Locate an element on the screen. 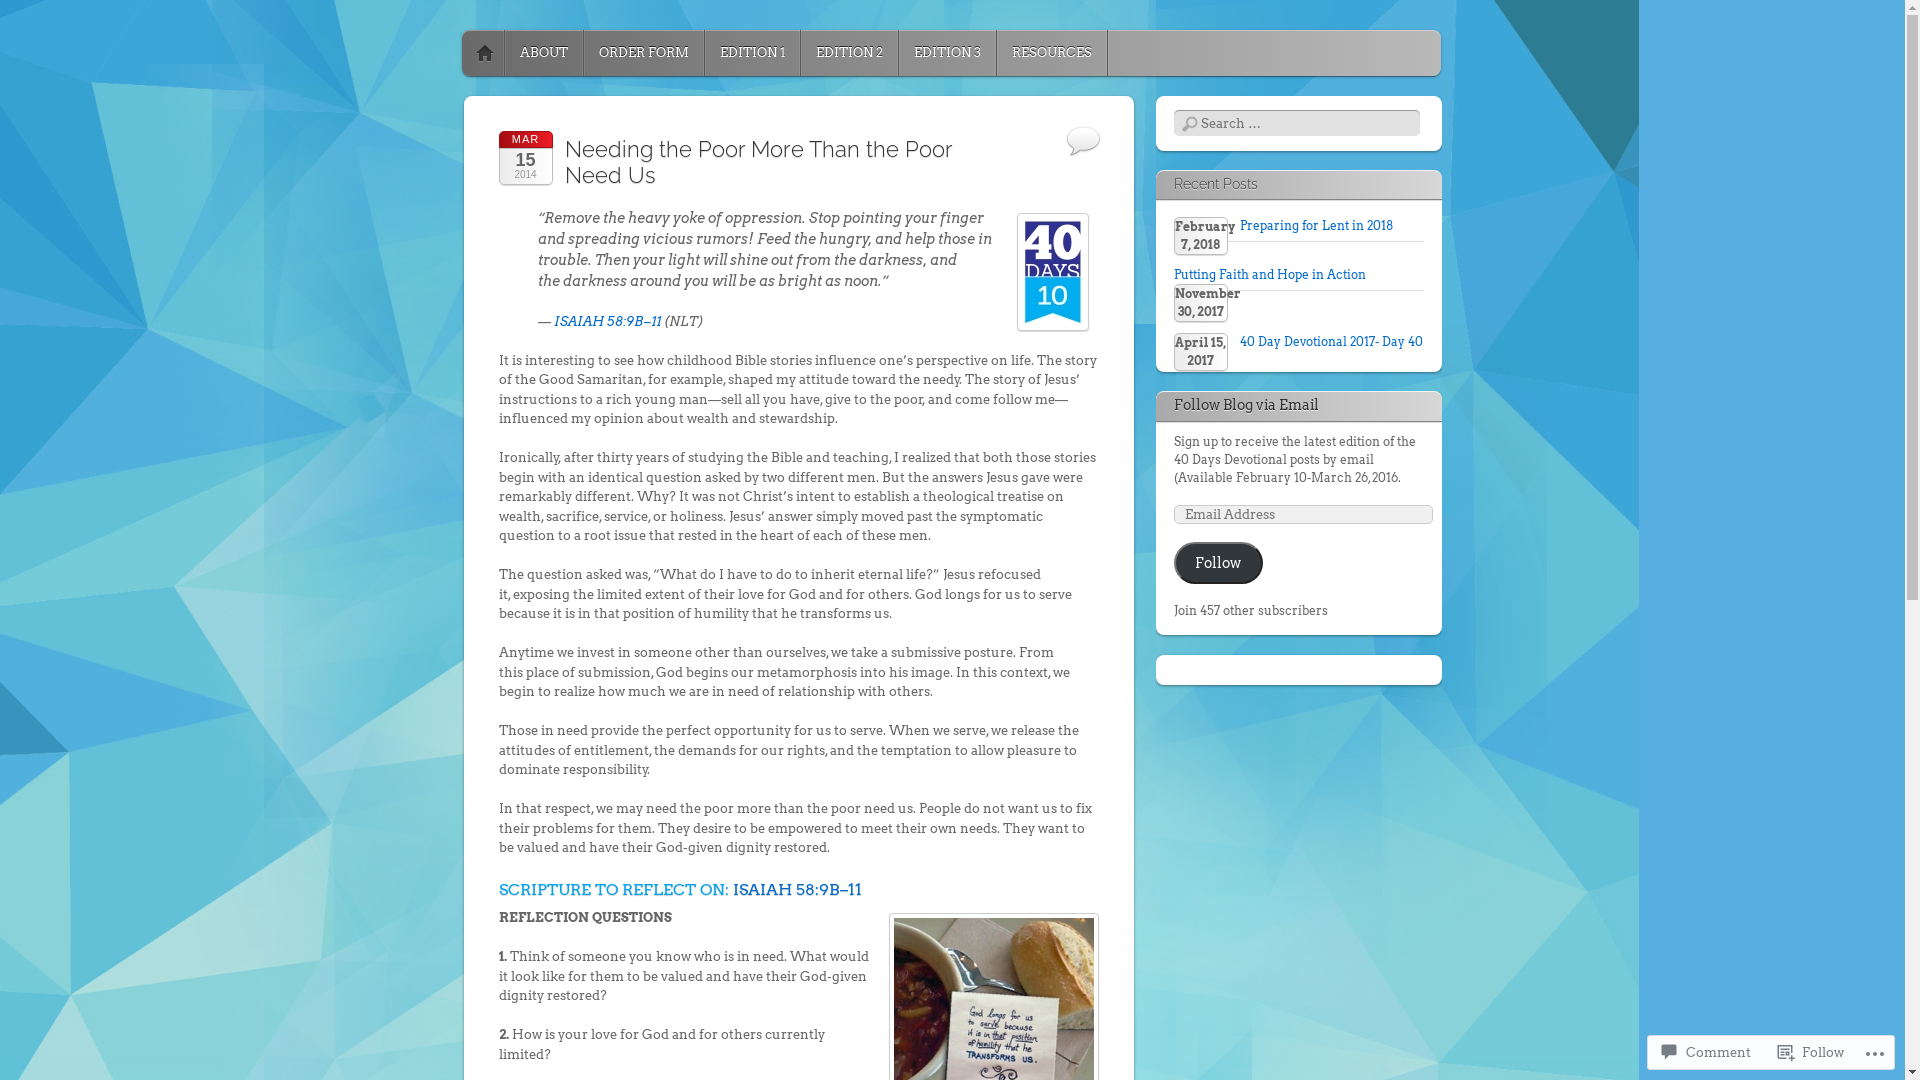 This screenshot has width=1920, height=1080. 'Follow' is located at coordinates (1218, 563).